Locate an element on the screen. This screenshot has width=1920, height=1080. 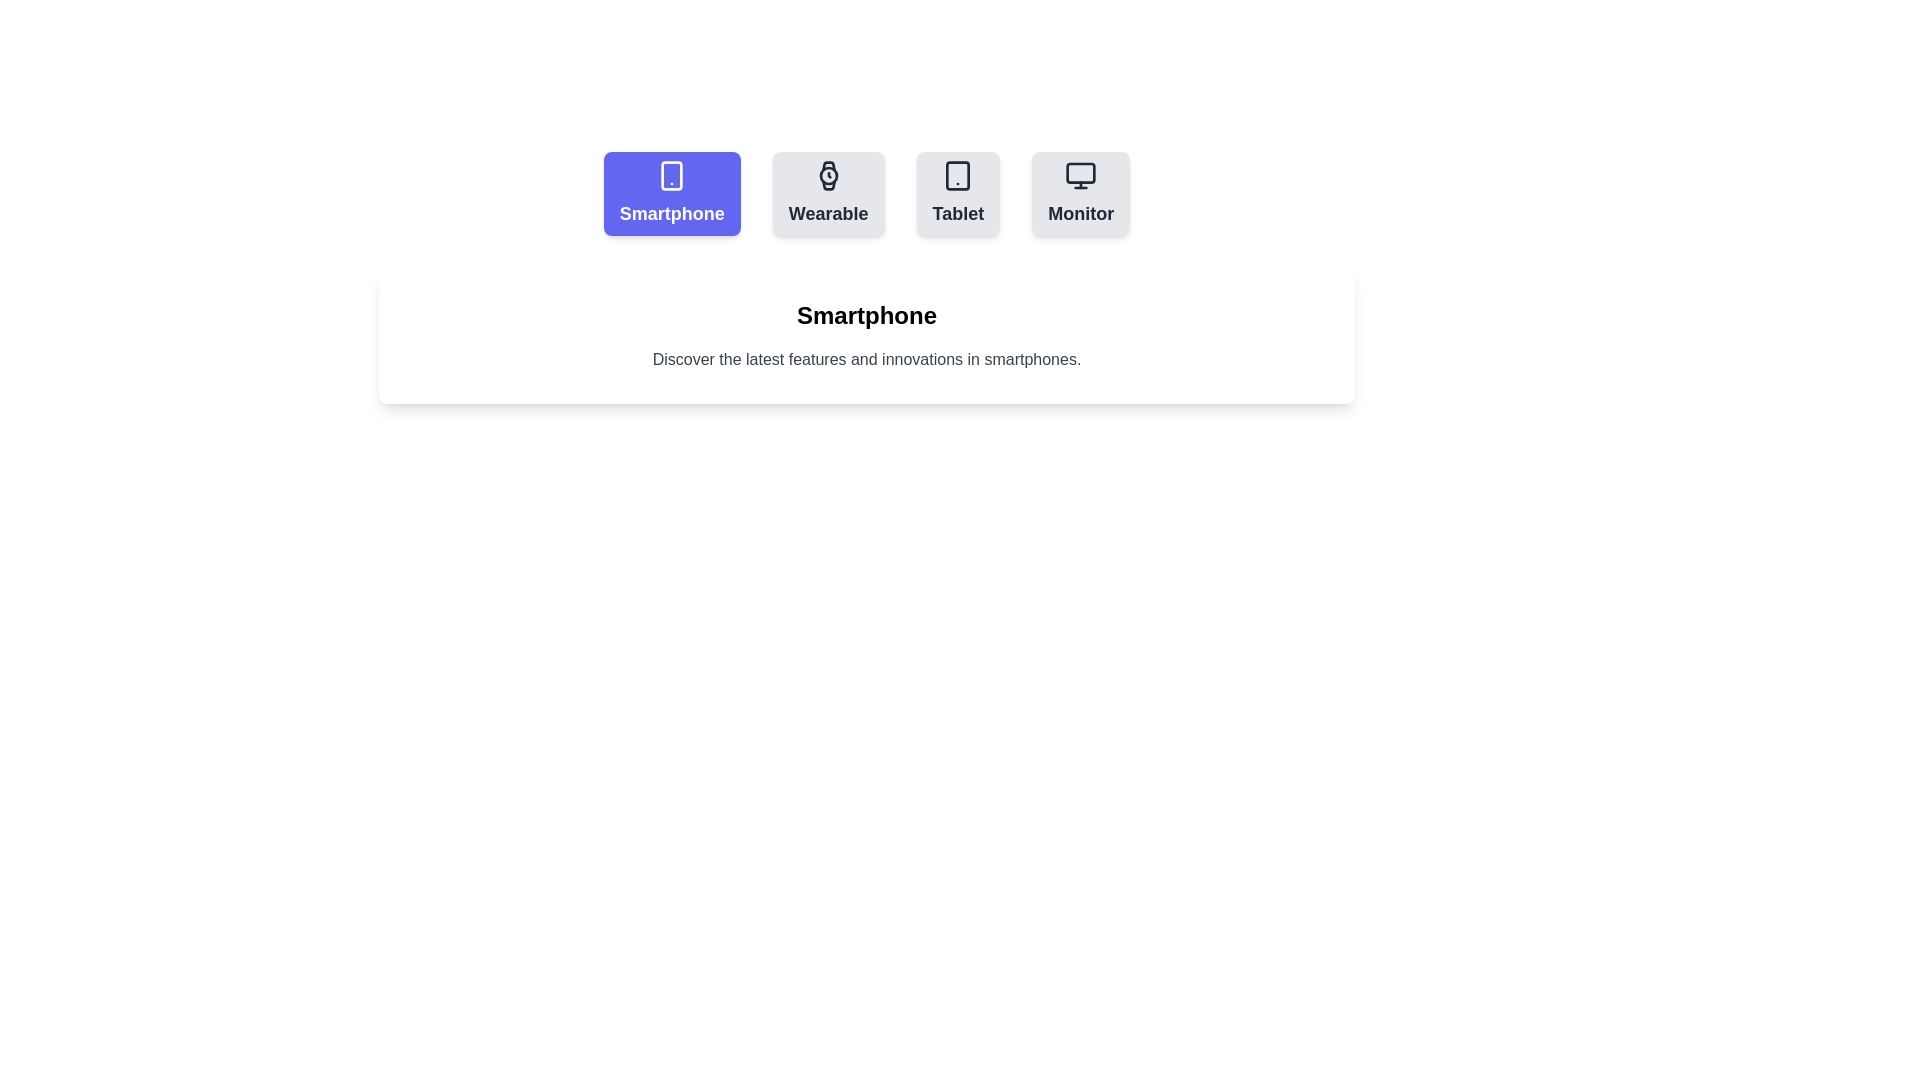
the tab button corresponding to Smartphone is located at coordinates (672, 193).